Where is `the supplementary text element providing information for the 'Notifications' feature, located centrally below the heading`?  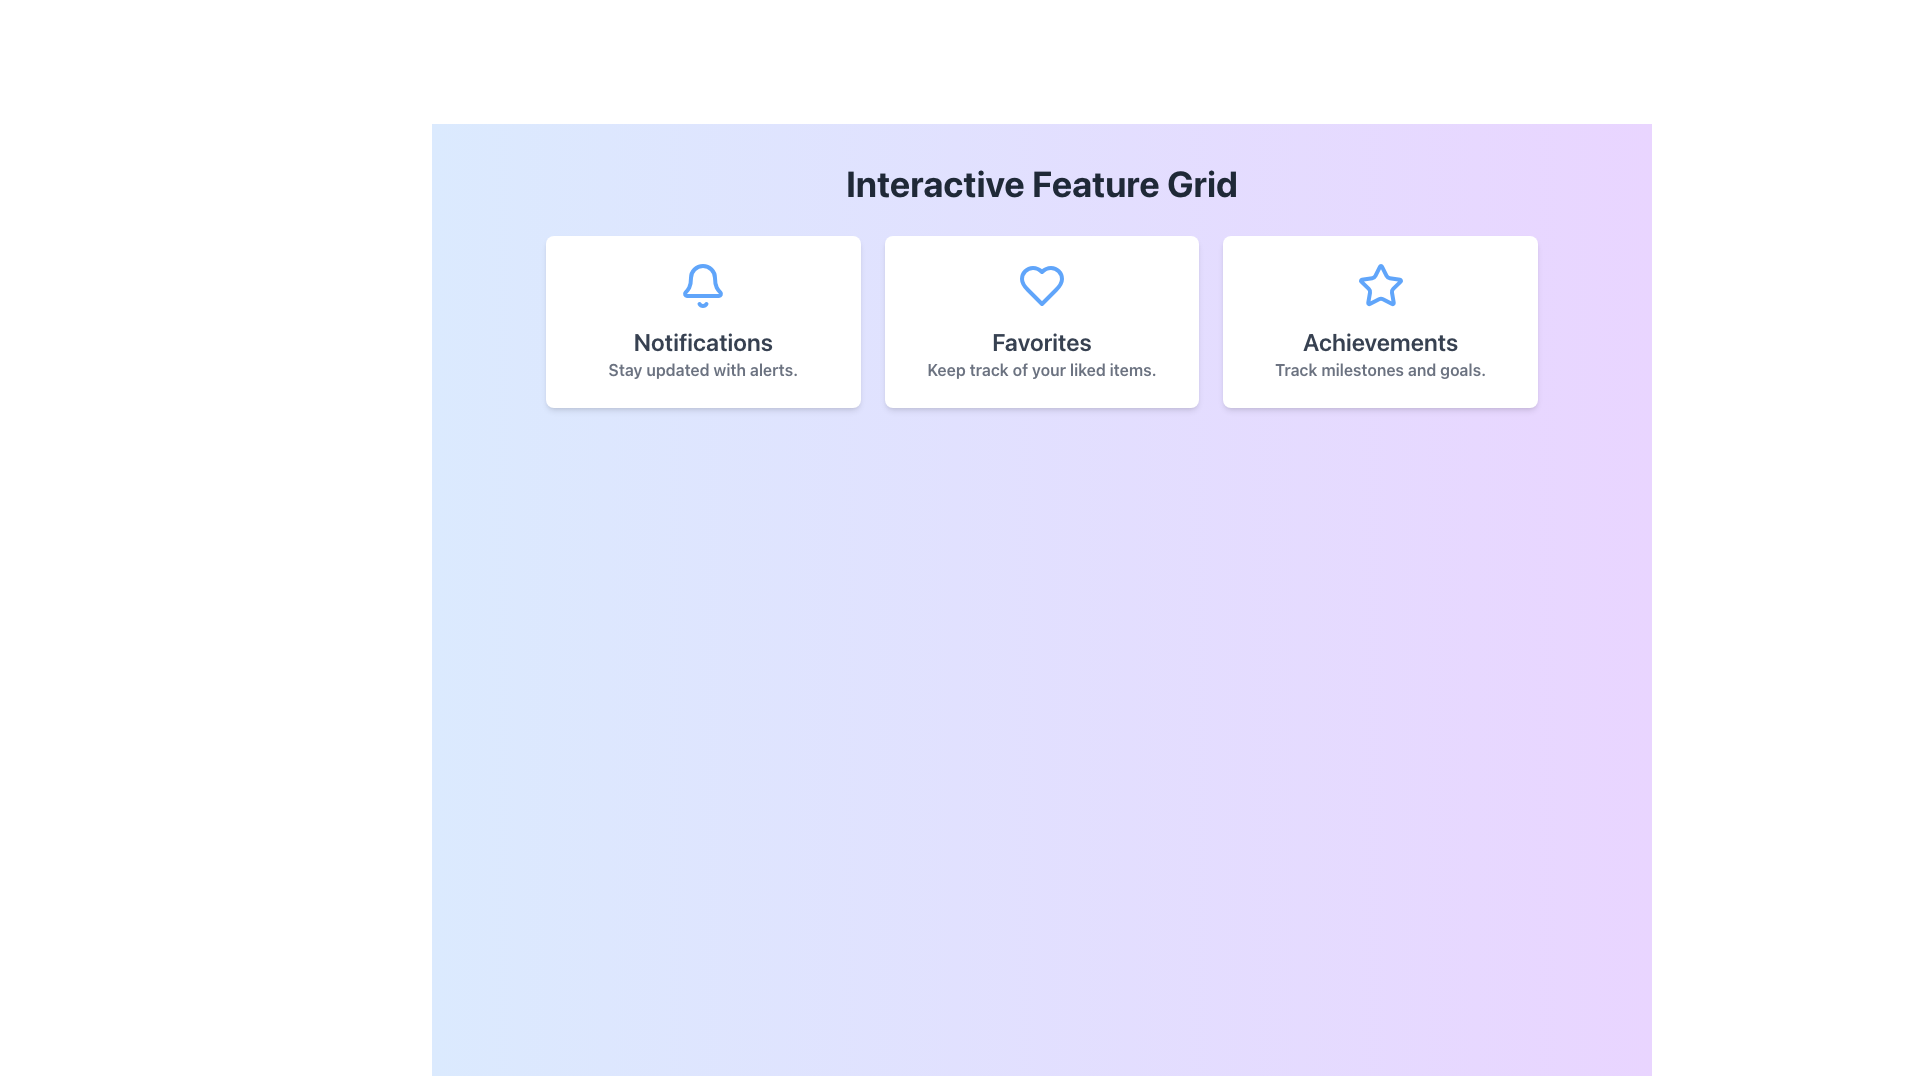 the supplementary text element providing information for the 'Notifications' feature, located centrally below the heading is located at coordinates (703, 370).